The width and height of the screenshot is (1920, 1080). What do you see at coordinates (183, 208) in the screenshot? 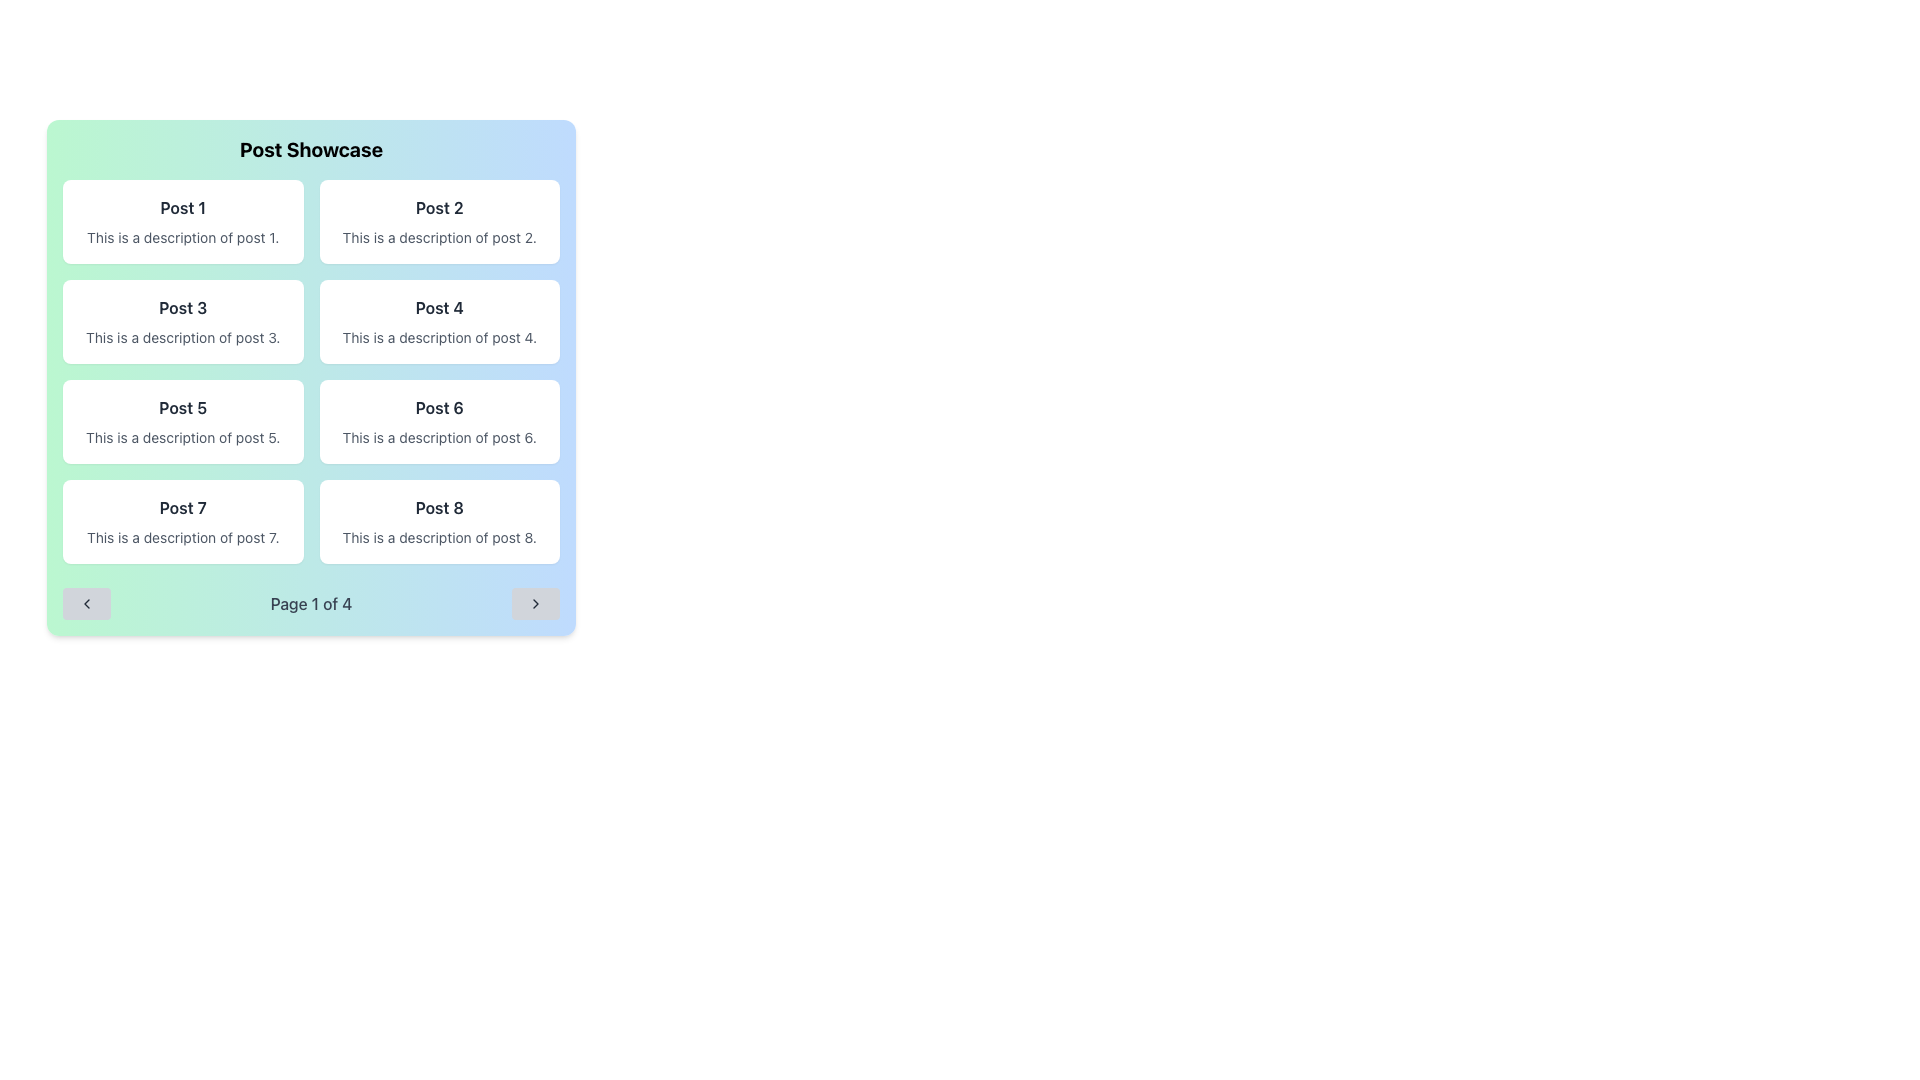
I see `and interpret the text of the top text label in the 'Post Showcase' card located at the top-left corner of the grid layout` at bounding box center [183, 208].